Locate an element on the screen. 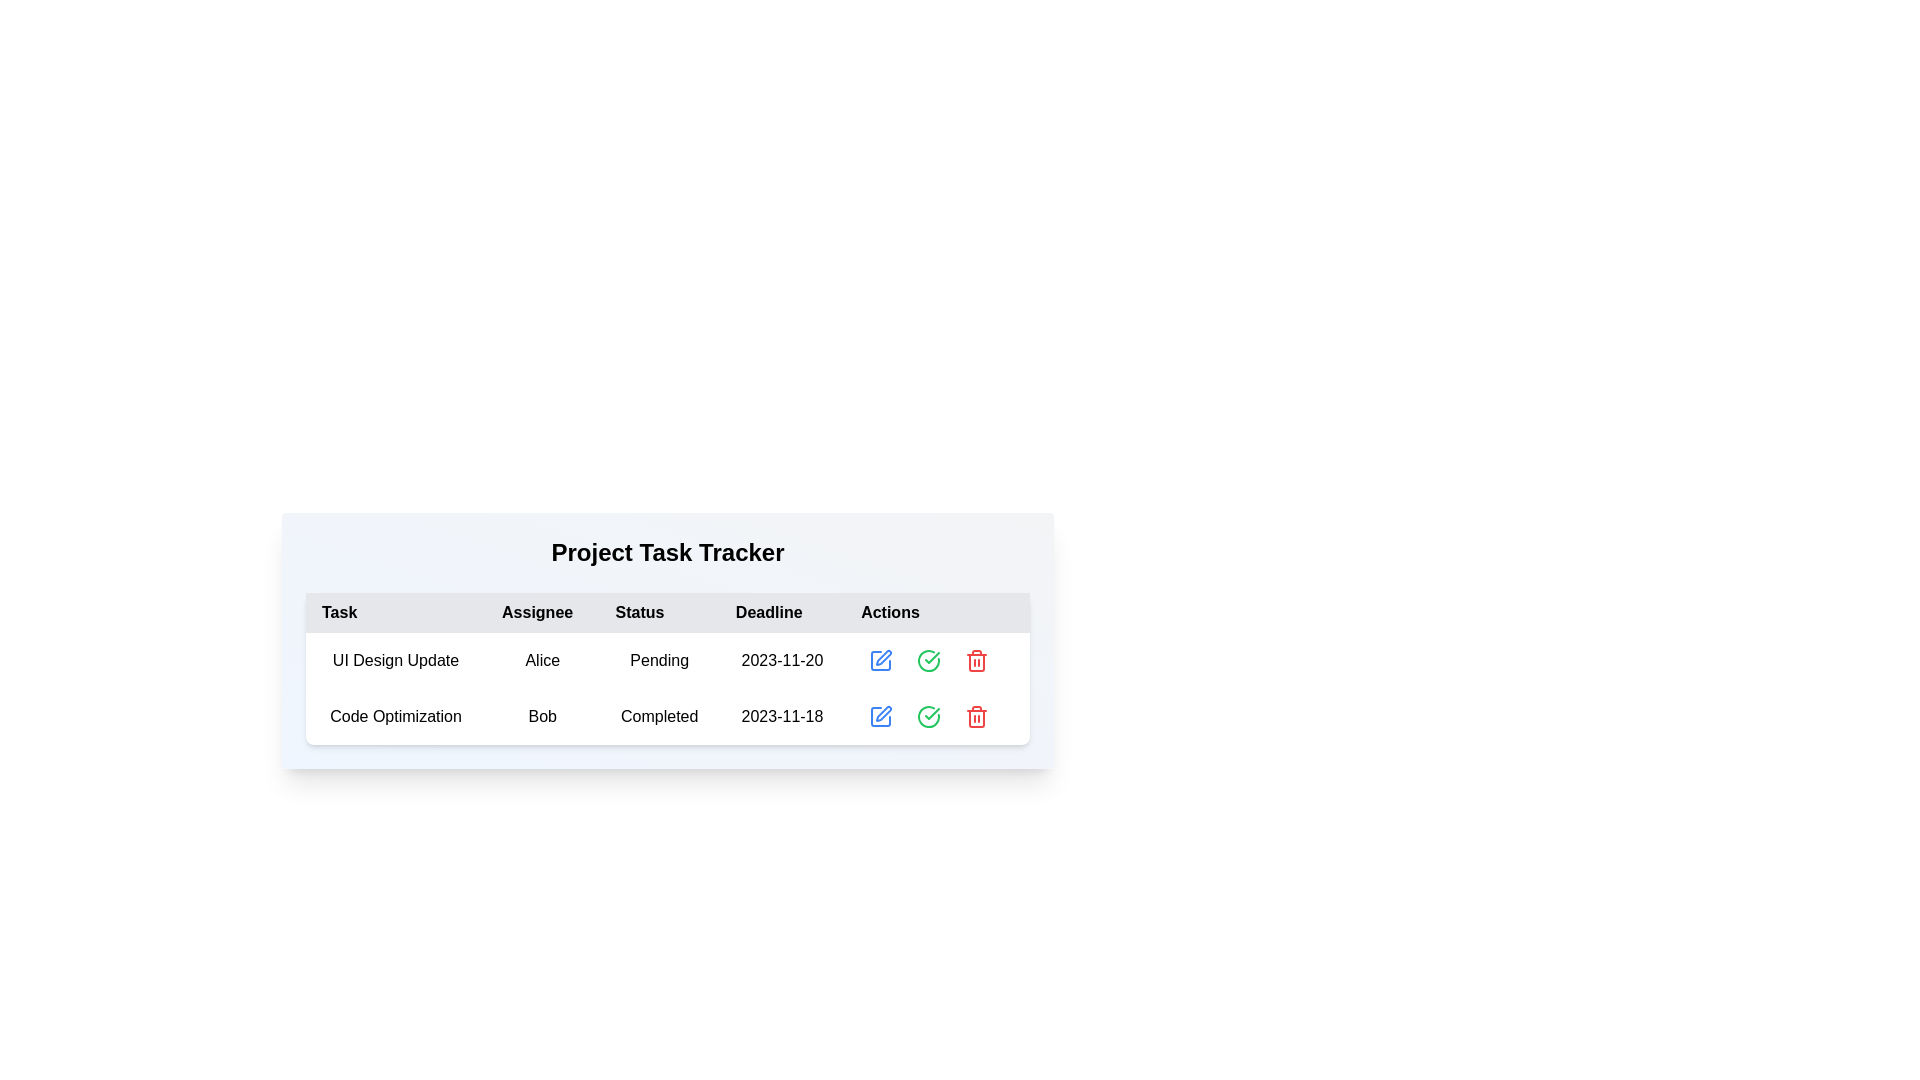 The width and height of the screenshot is (1920, 1080). the blue square-shaped edit icon with a pen symbol located is located at coordinates (880, 660).